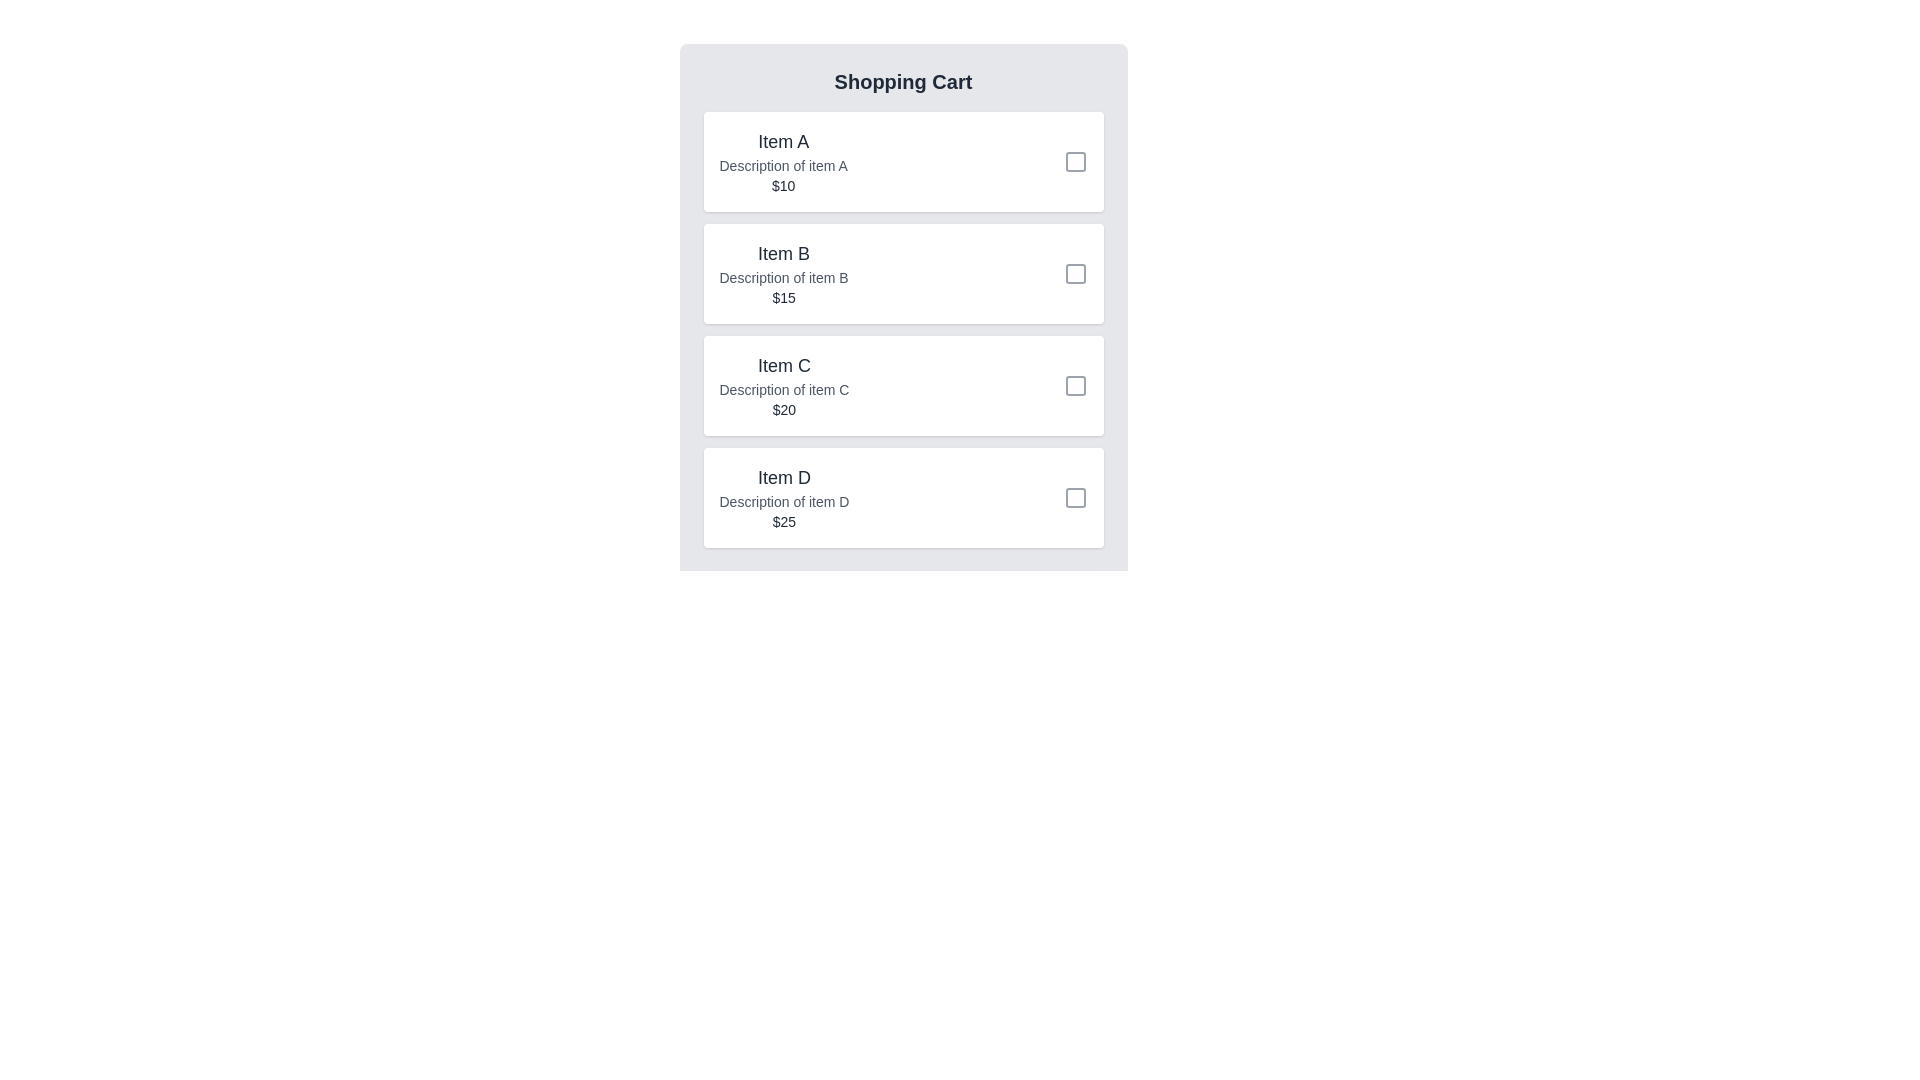 The width and height of the screenshot is (1920, 1080). What do you see at coordinates (783, 277) in the screenshot?
I see `the brief description text of 'Item B' in the shopping cart interface, which is located directly below the 'Item B' label and above the '$15' price tag` at bounding box center [783, 277].